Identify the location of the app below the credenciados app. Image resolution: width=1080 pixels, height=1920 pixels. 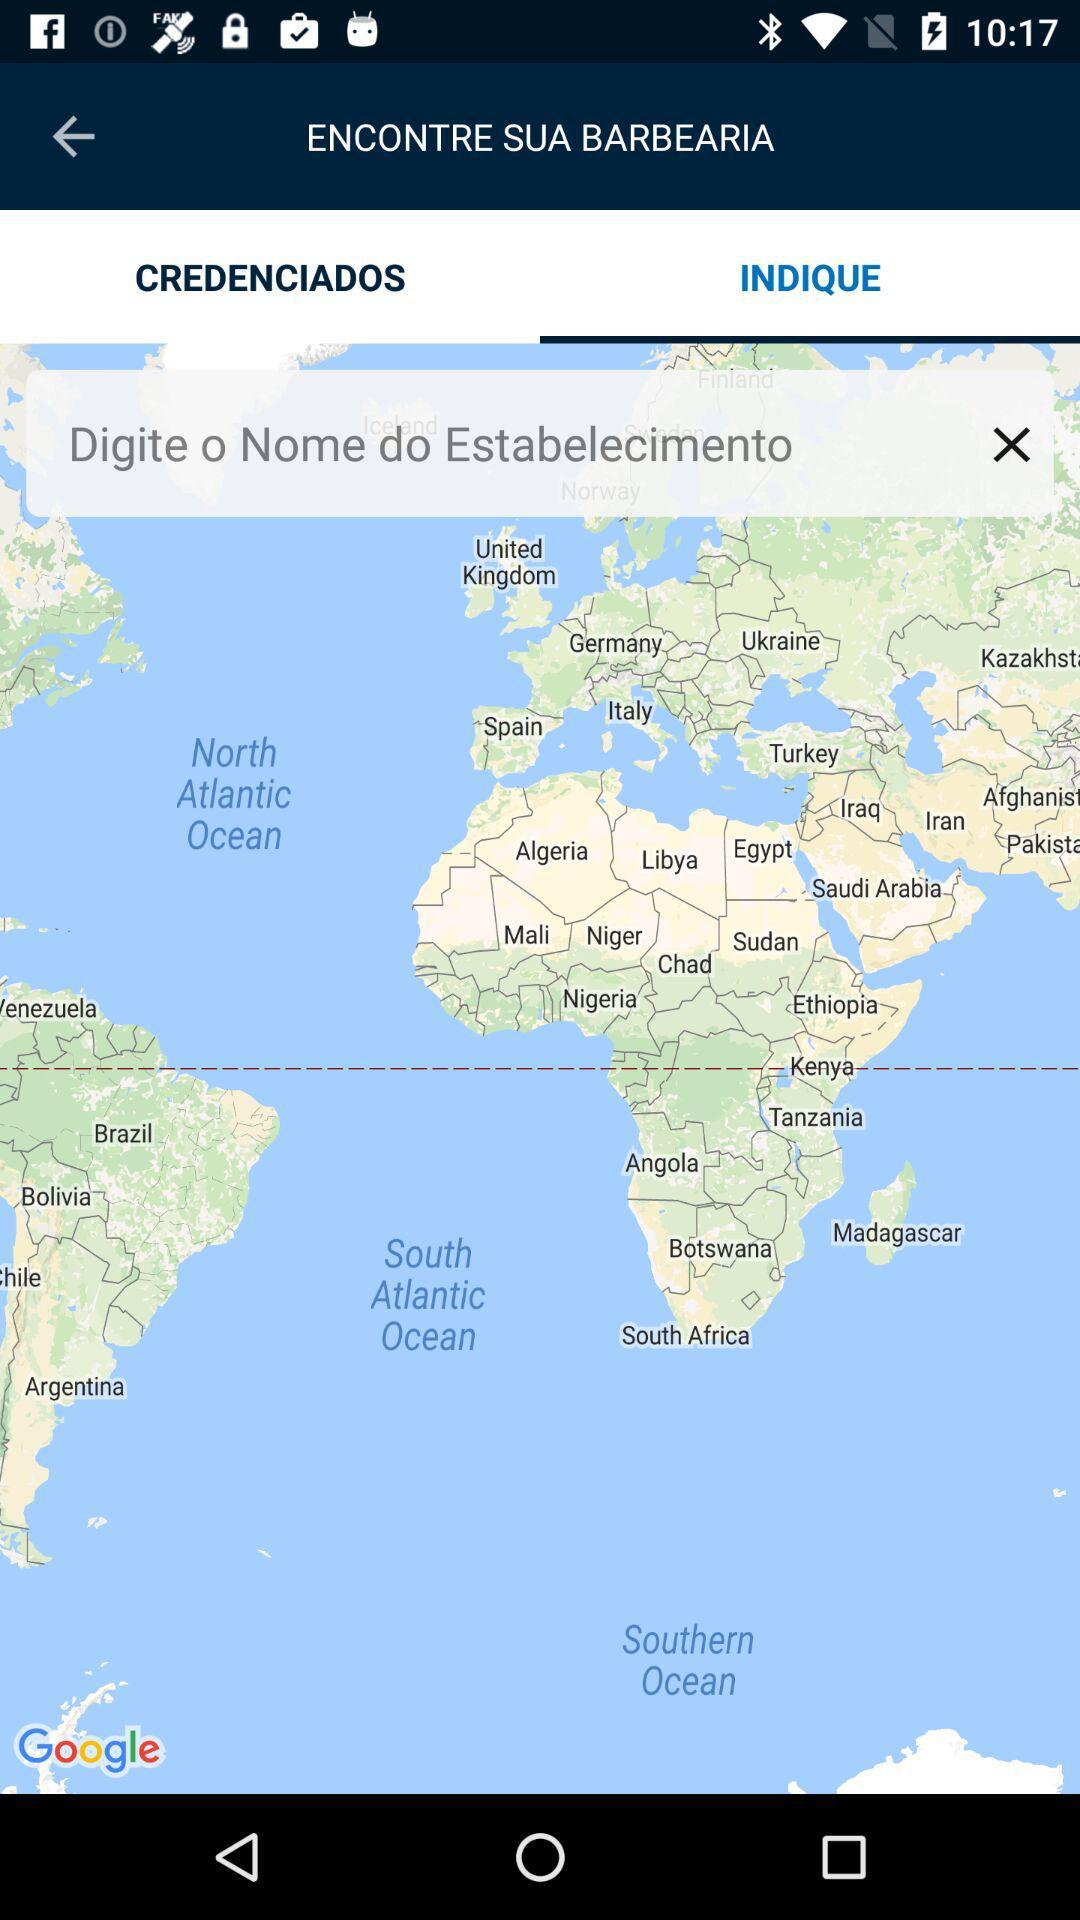
(523, 442).